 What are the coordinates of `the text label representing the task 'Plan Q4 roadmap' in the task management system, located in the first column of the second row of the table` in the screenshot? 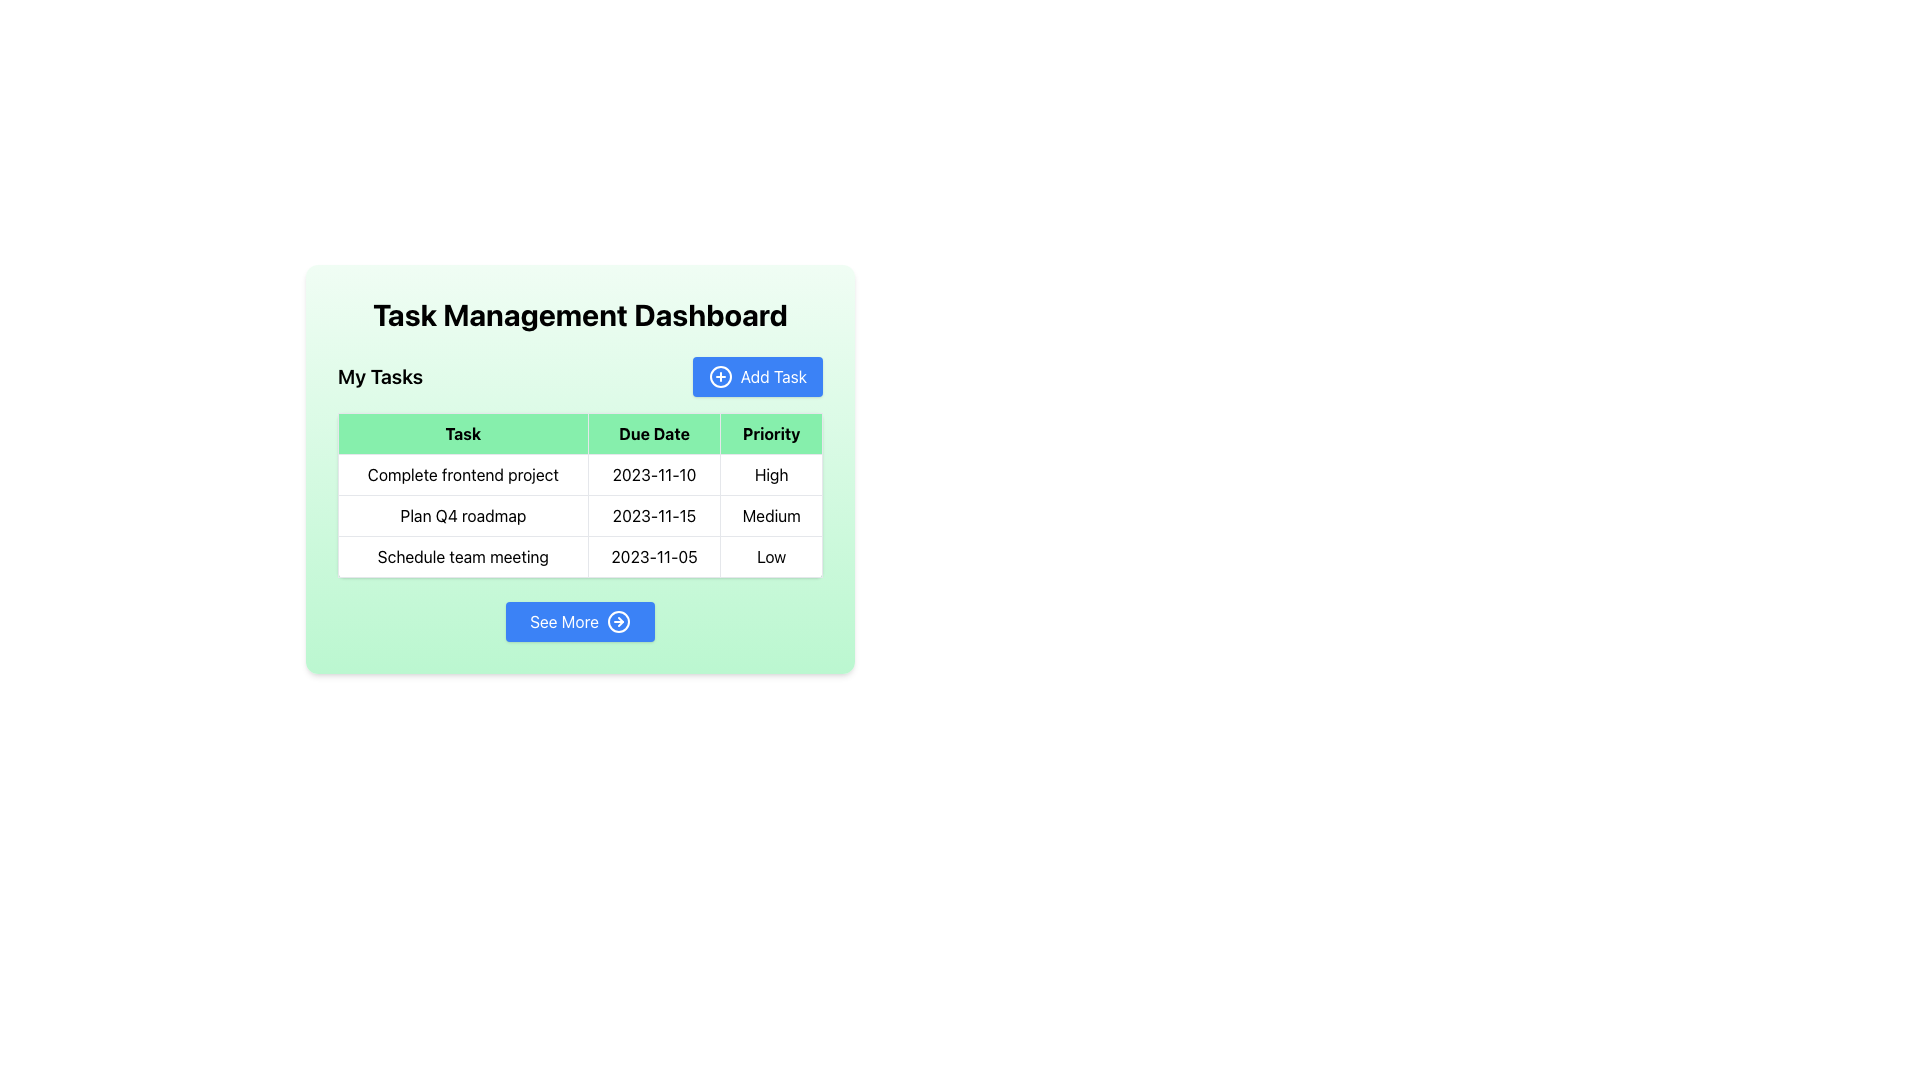 It's located at (462, 515).